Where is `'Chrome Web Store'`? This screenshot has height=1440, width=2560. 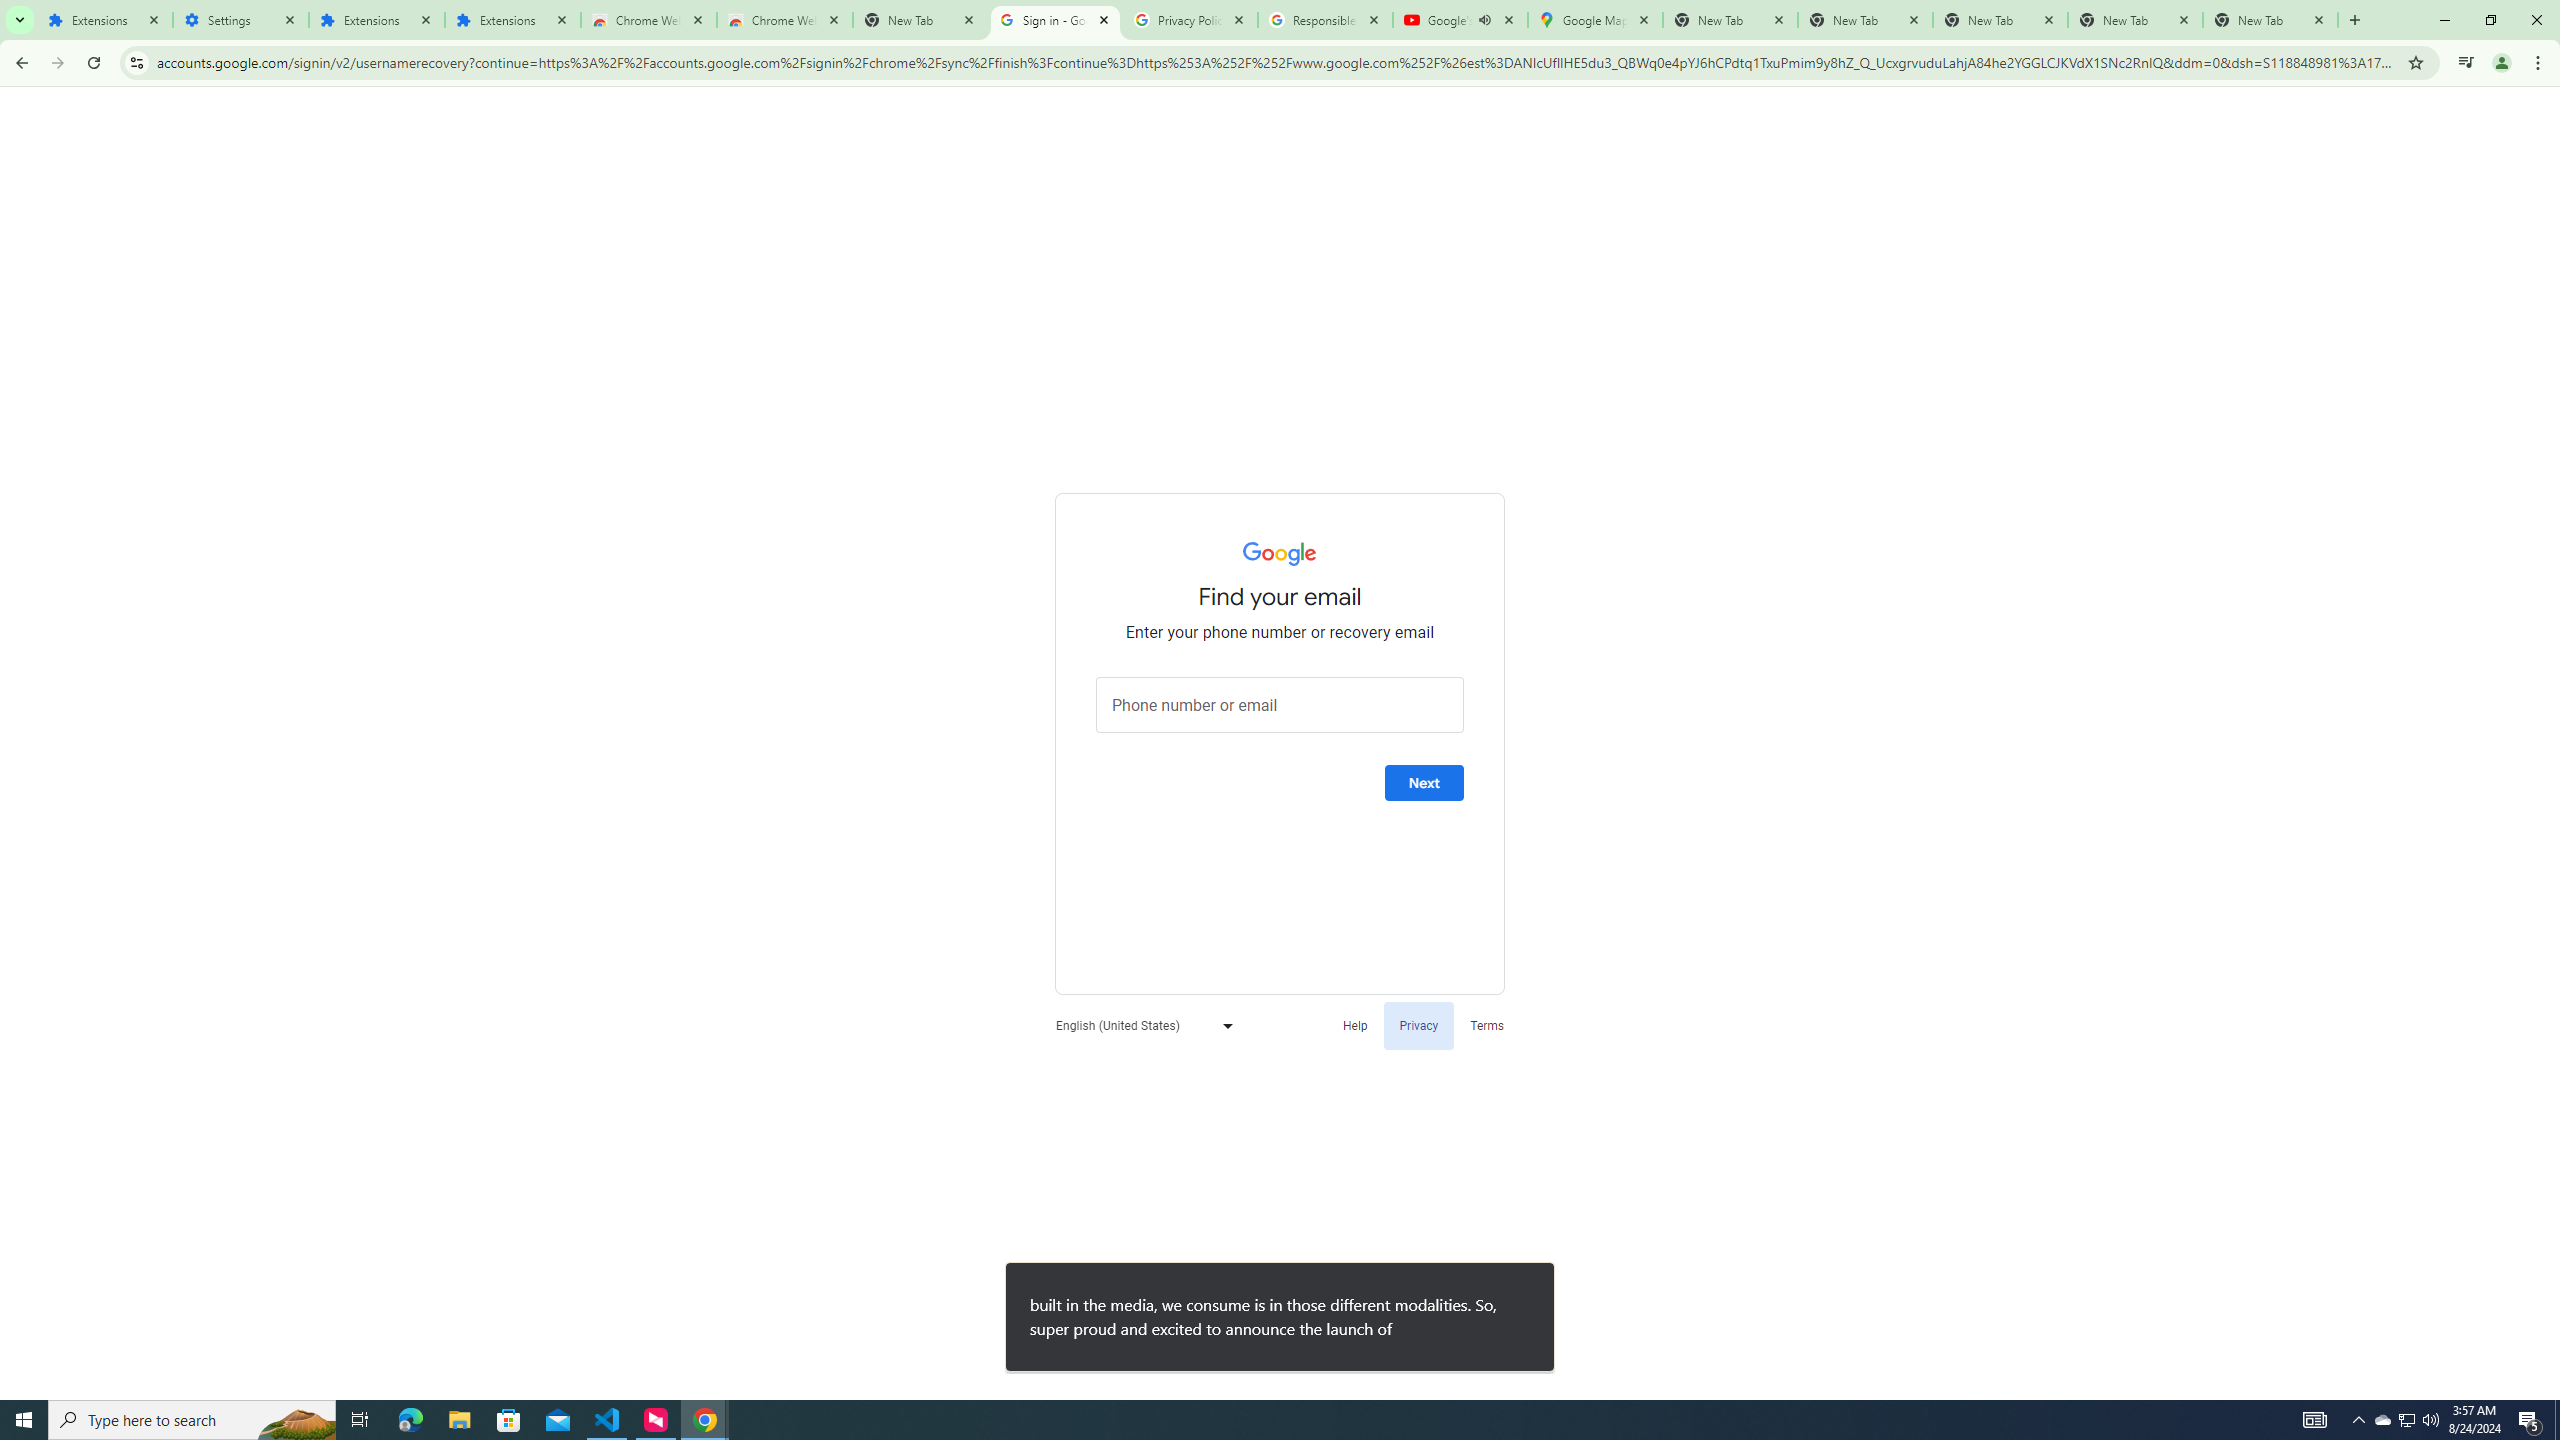
'Chrome Web Store' is located at coordinates (648, 19).